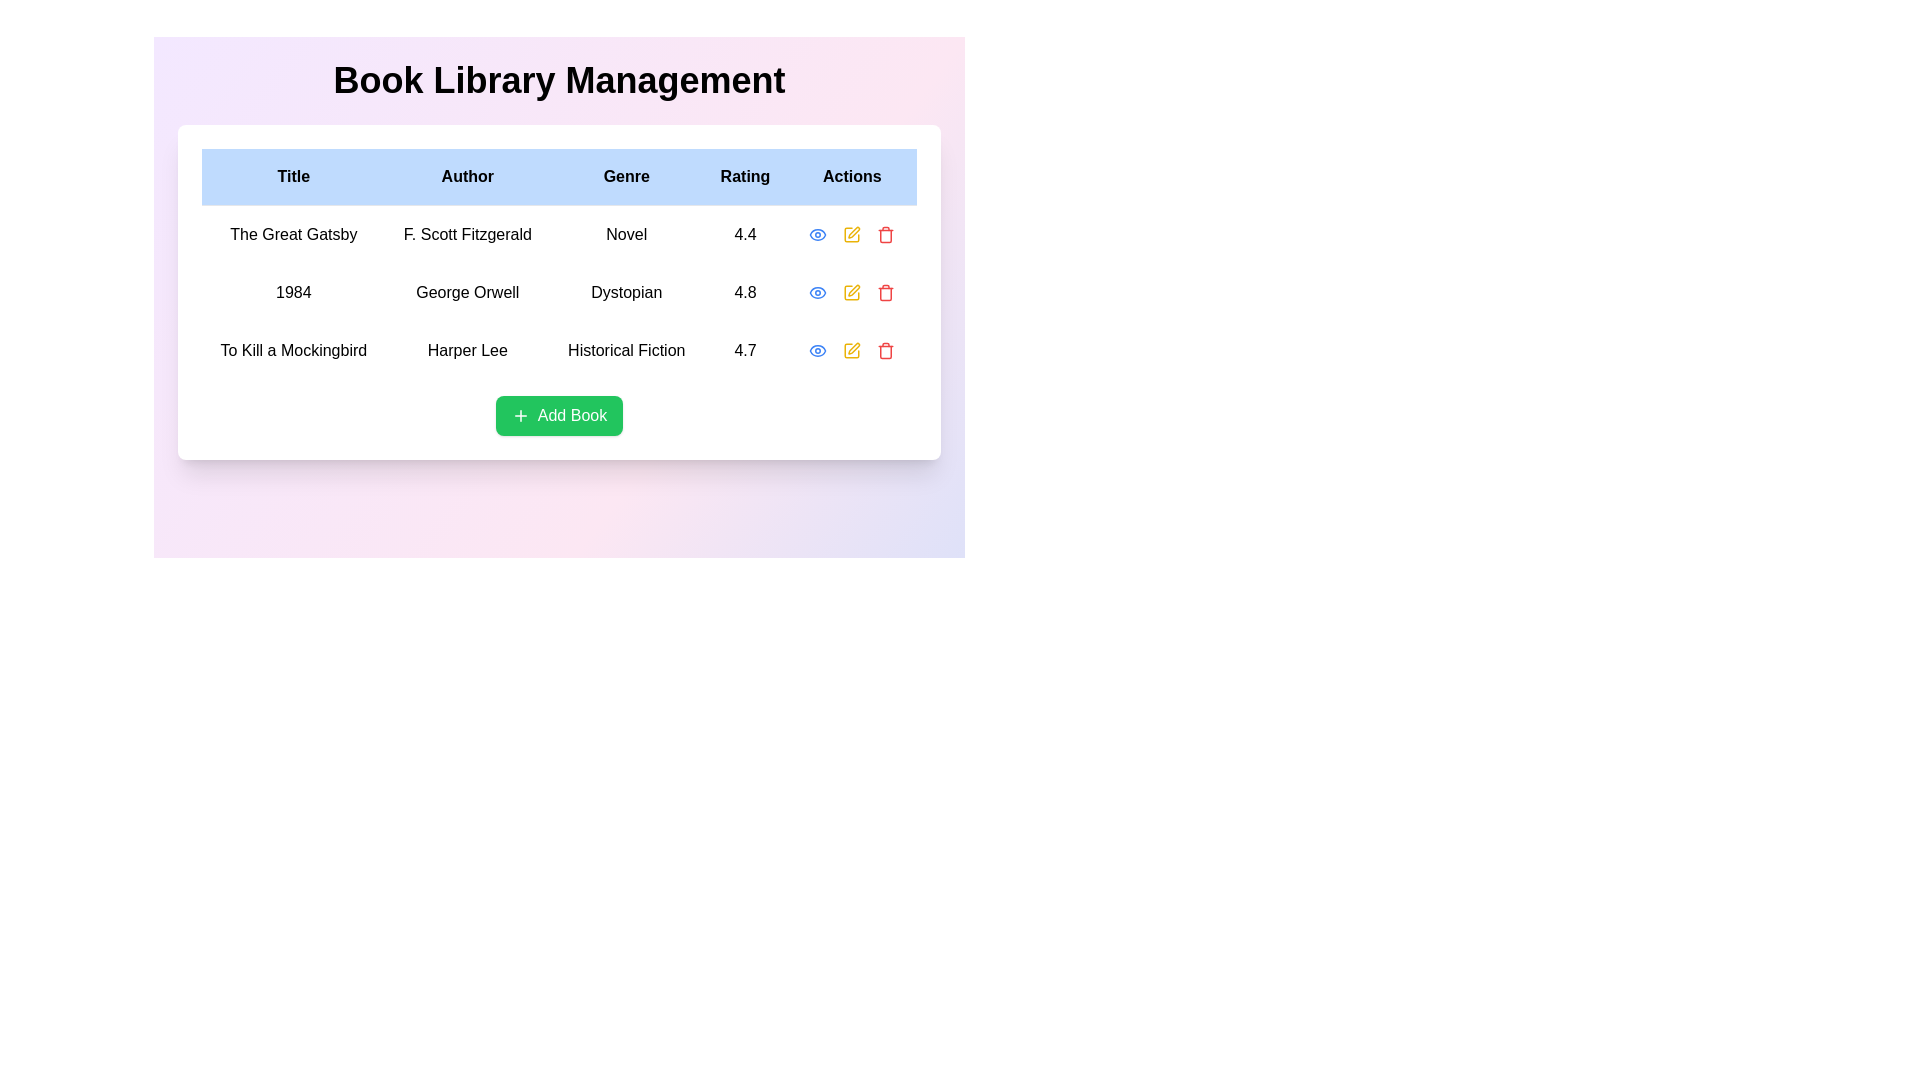 This screenshot has width=1920, height=1080. Describe the element at coordinates (854, 231) in the screenshot. I see `the pen icon in the Actions column of the row for the book '1984' by George Orwell to initiate editing` at that location.